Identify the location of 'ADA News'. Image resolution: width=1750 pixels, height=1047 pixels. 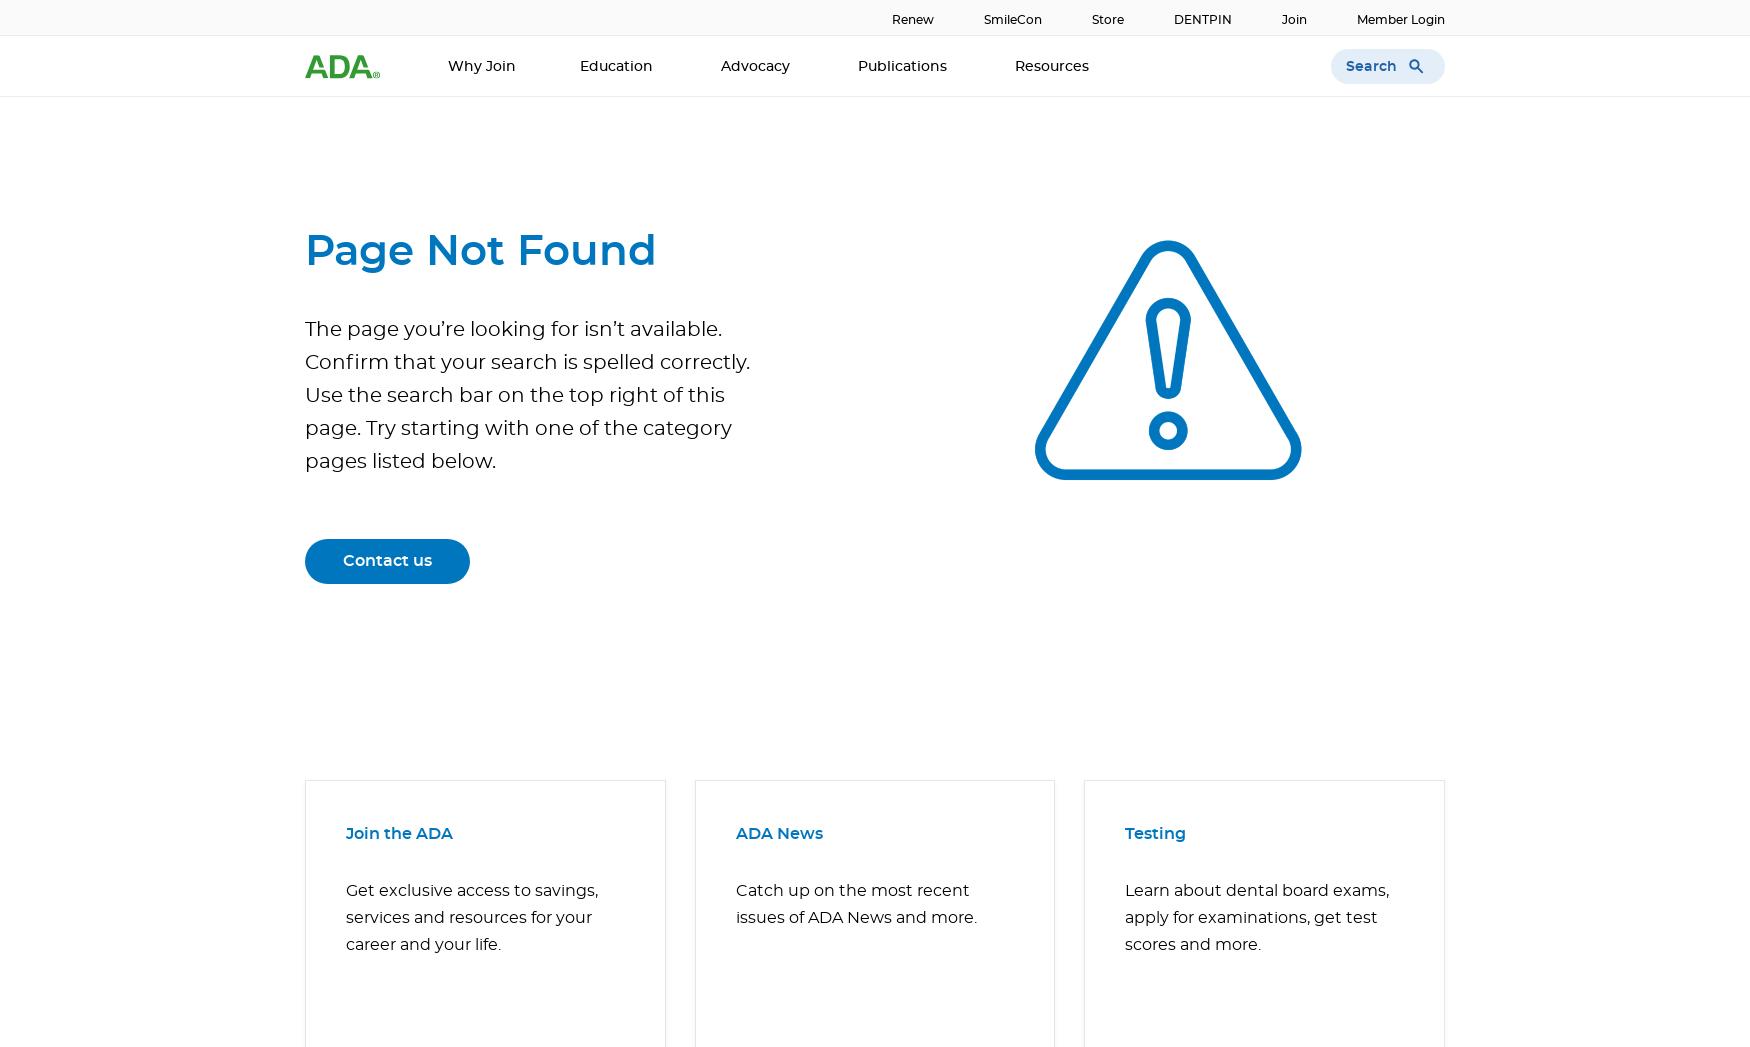
(778, 832).